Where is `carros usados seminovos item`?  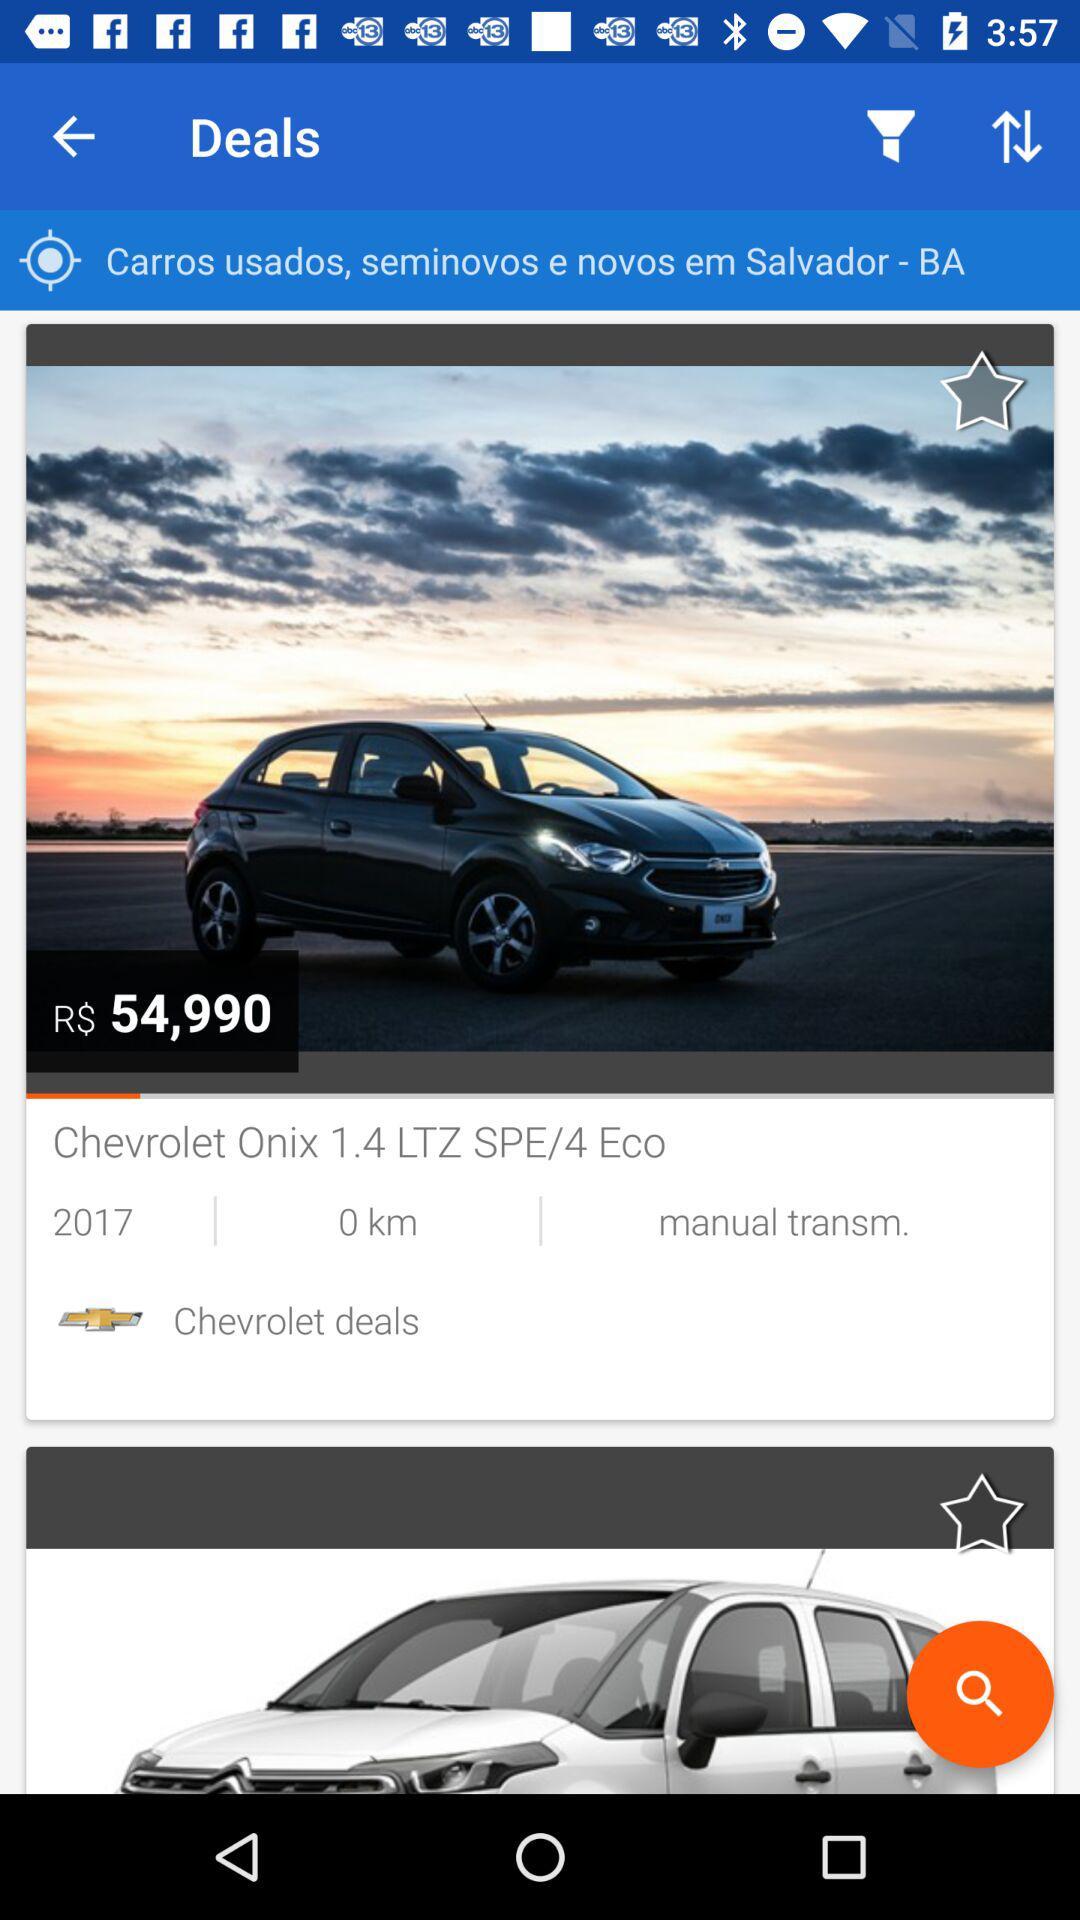
carros usados seminovos item is located at coordinates (540, 259).